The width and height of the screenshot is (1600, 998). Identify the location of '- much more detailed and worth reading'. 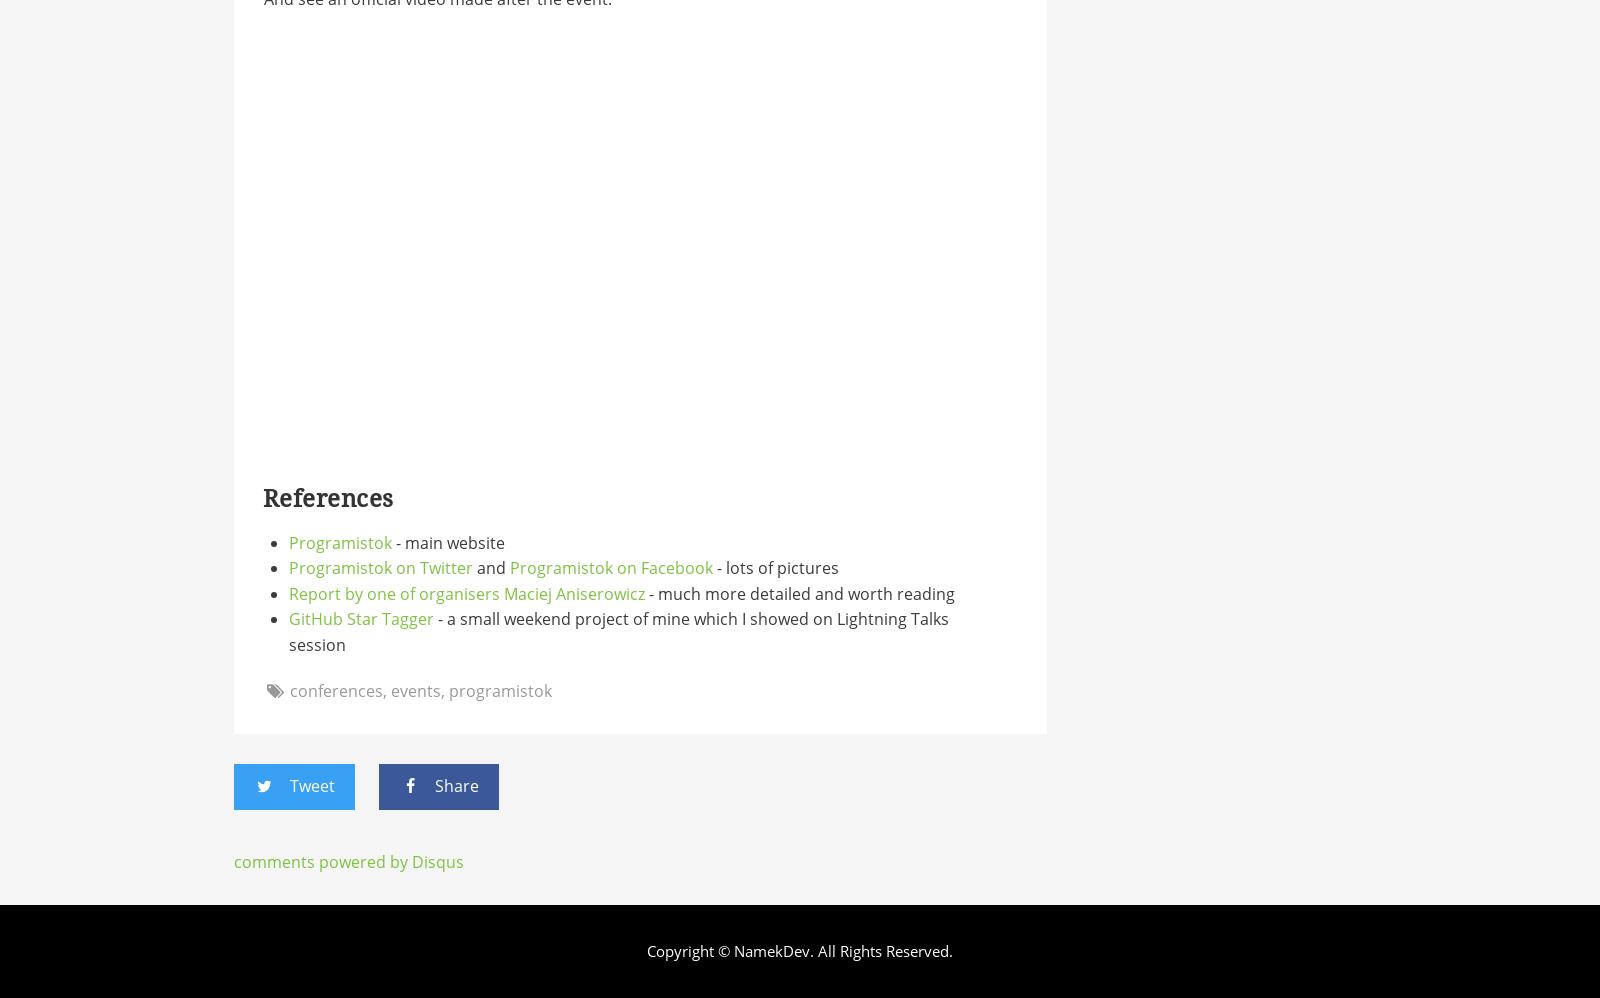
(644, 592).